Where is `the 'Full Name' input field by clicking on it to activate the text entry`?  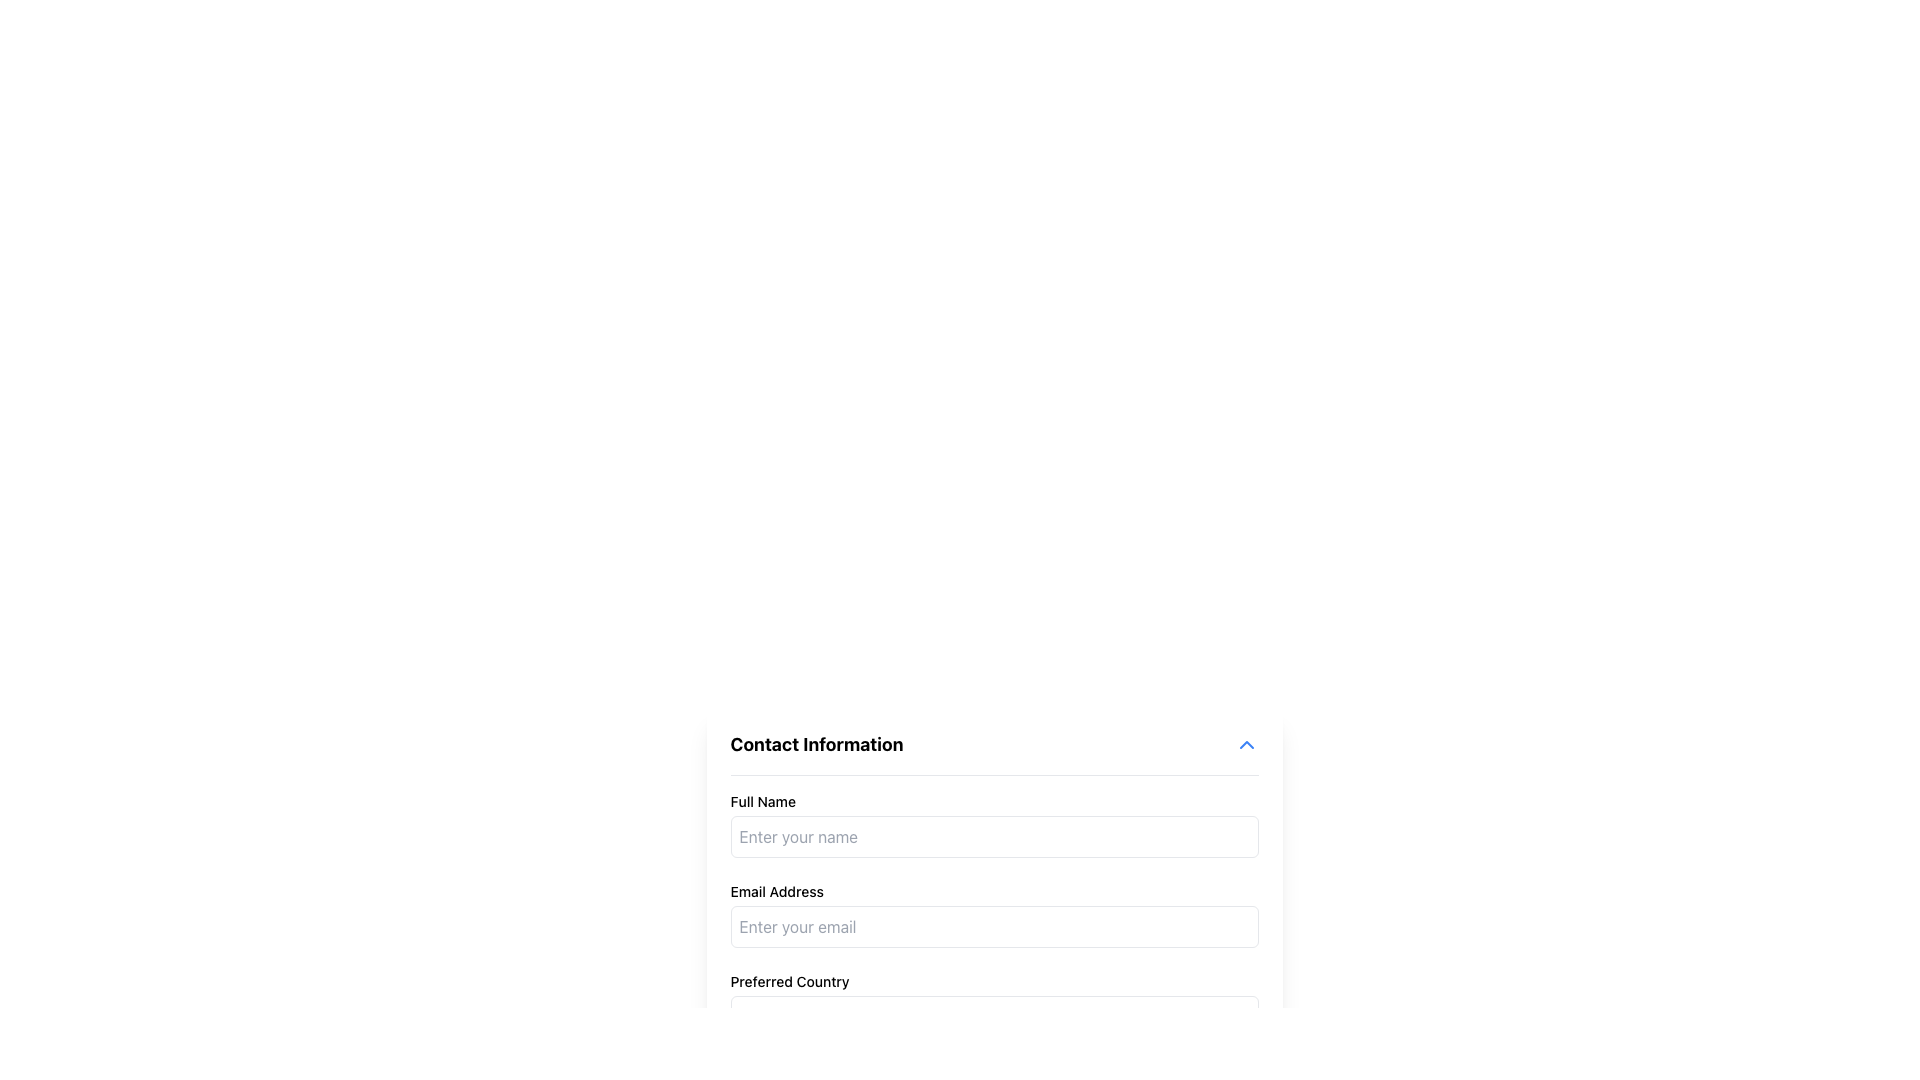 the 'Full Name' input field by clicking on it to activate the text entry is located at coordinates (994, 825).